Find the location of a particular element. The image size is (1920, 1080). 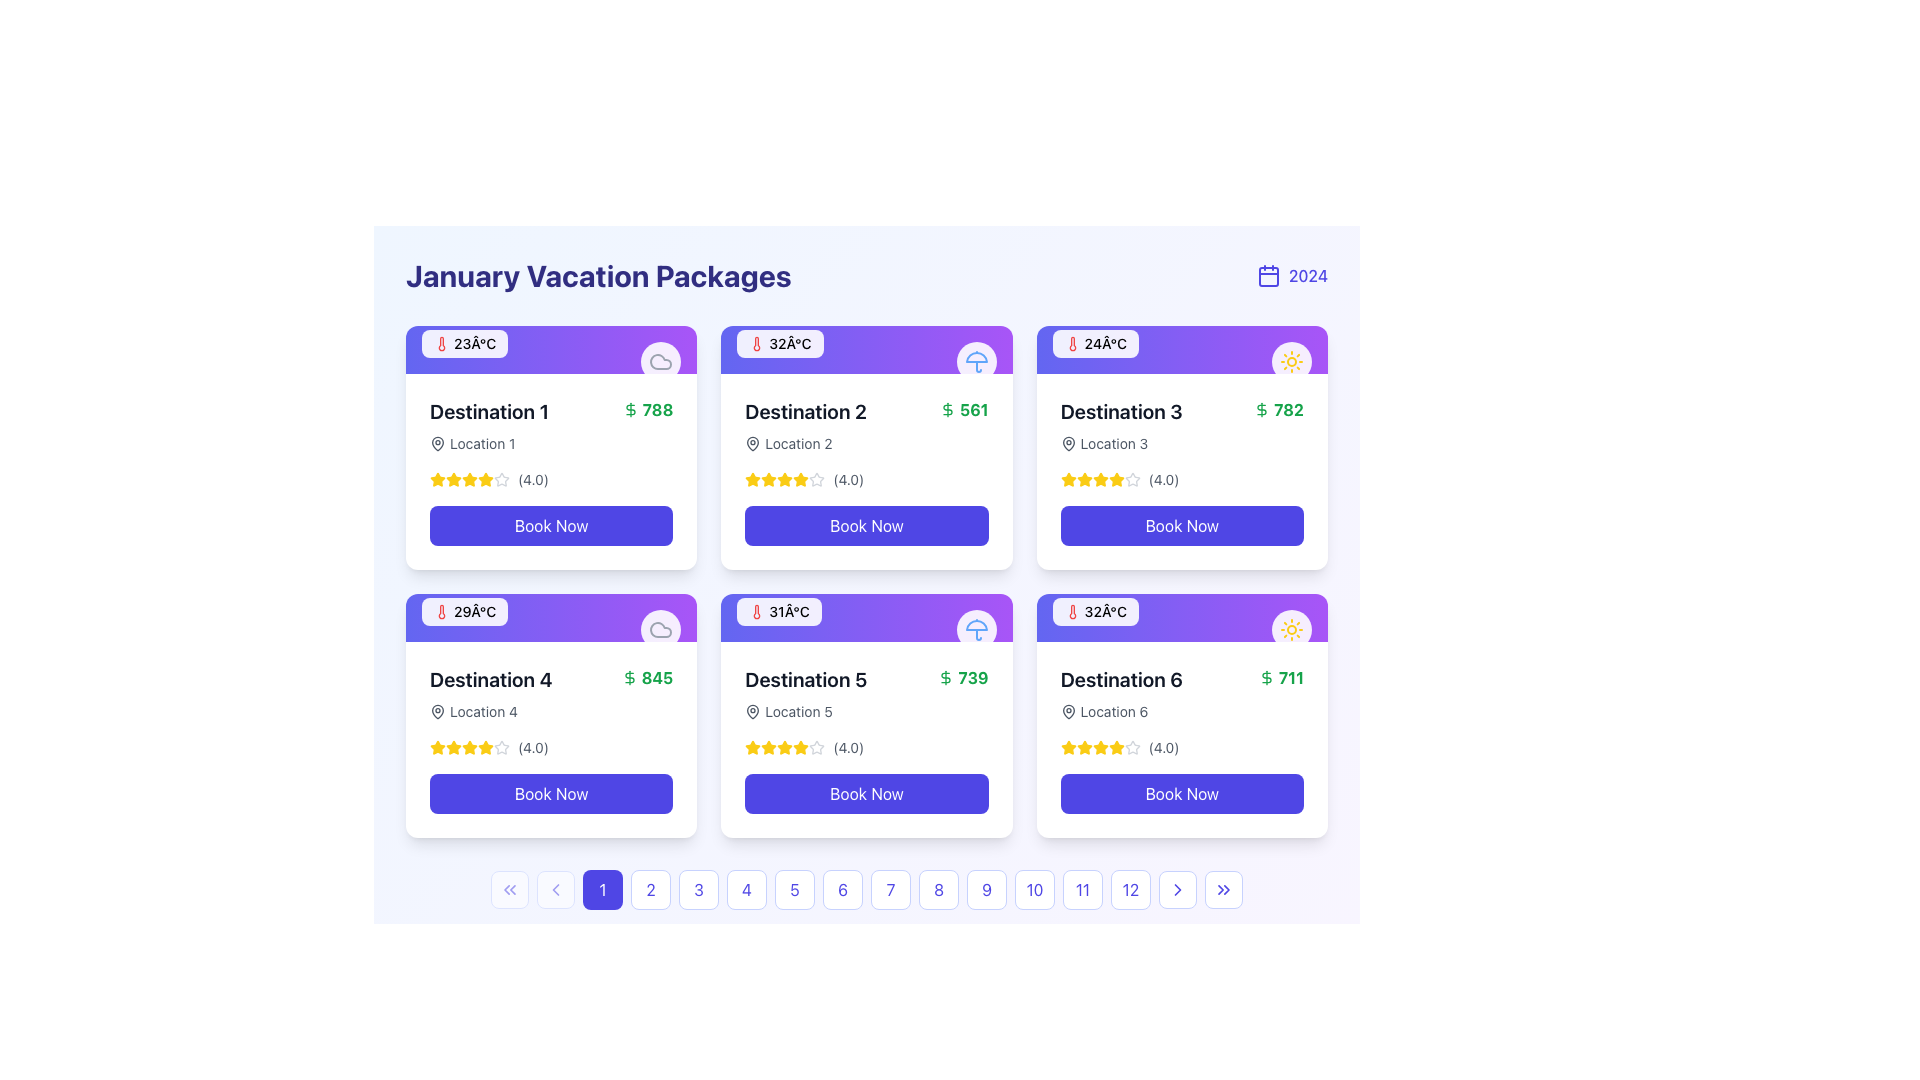

the 'Location 6' text and pin icon, which is part of the 'Destination 6' card in the bottom-right corner of the six-card grid is located at coordinates (1121, 711).